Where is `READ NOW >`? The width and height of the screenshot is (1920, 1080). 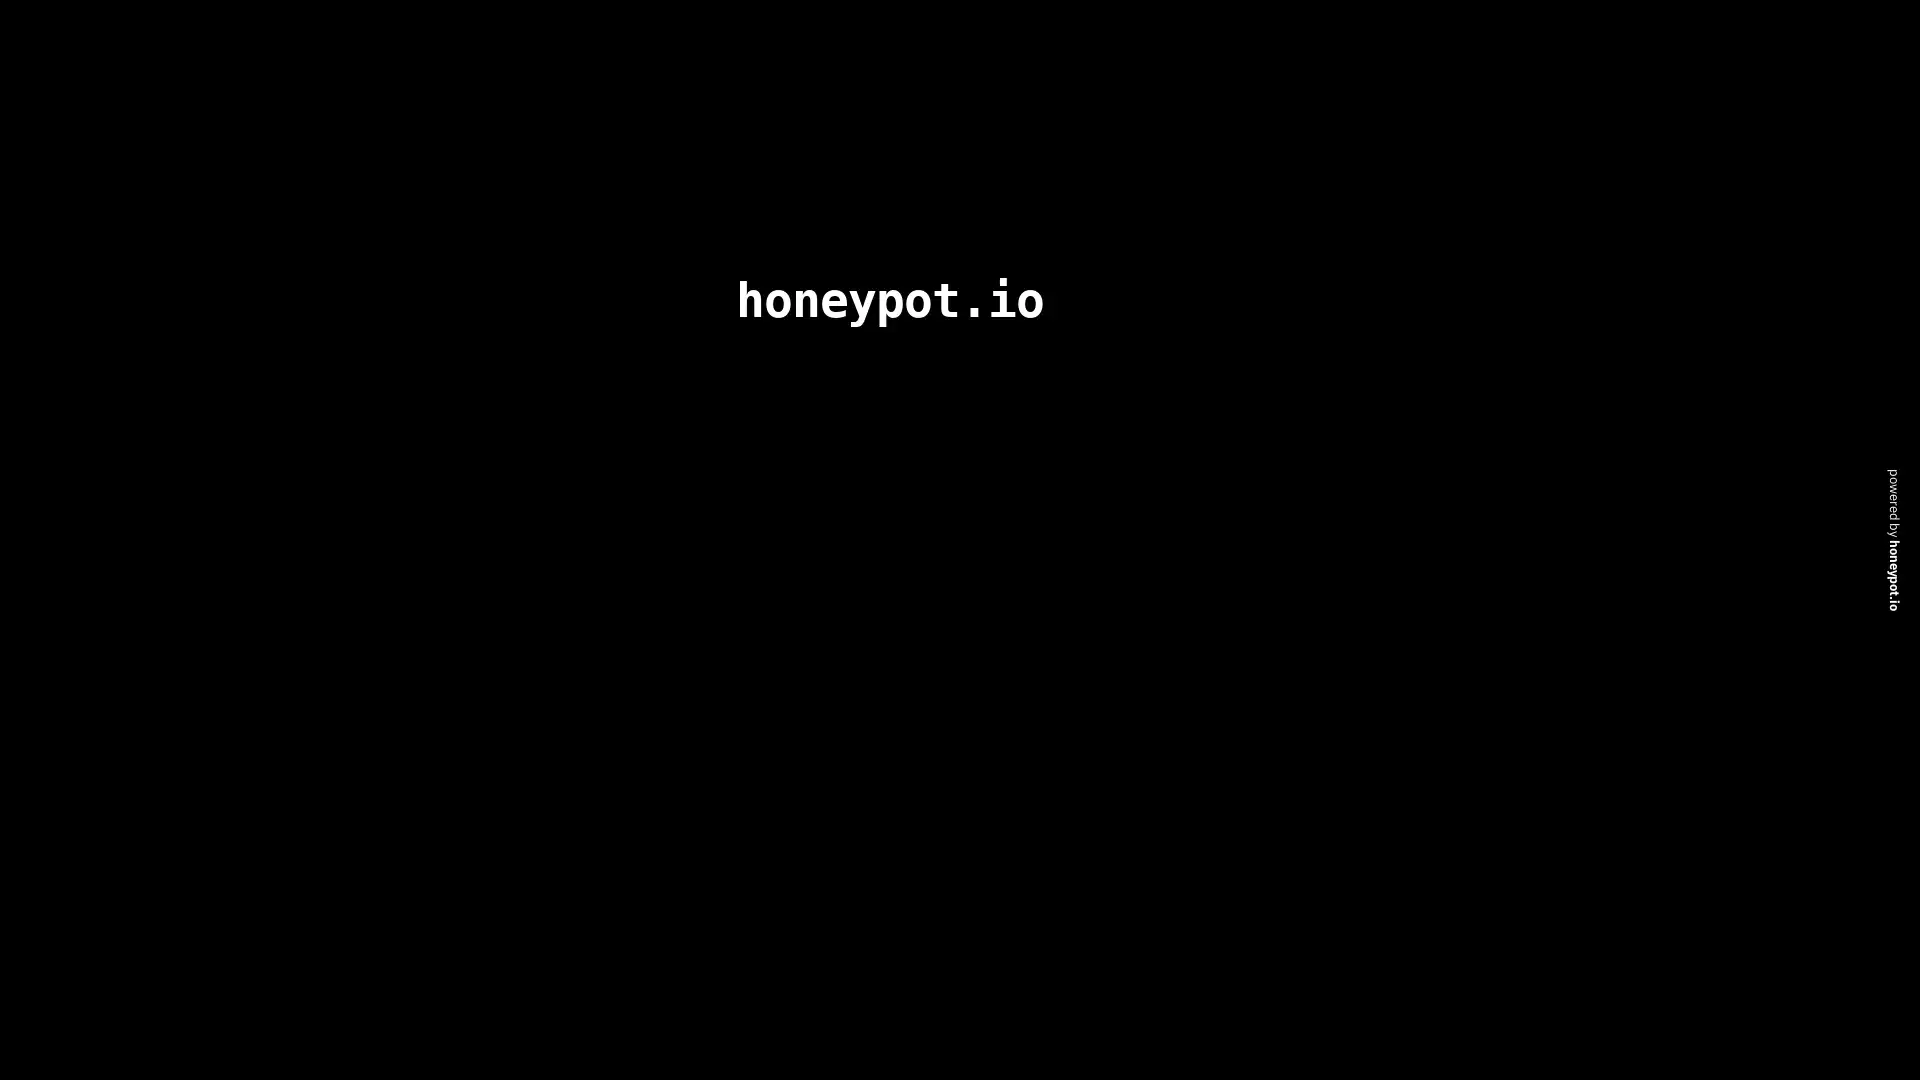
READ NOW > is located at coordinates (658, 982).